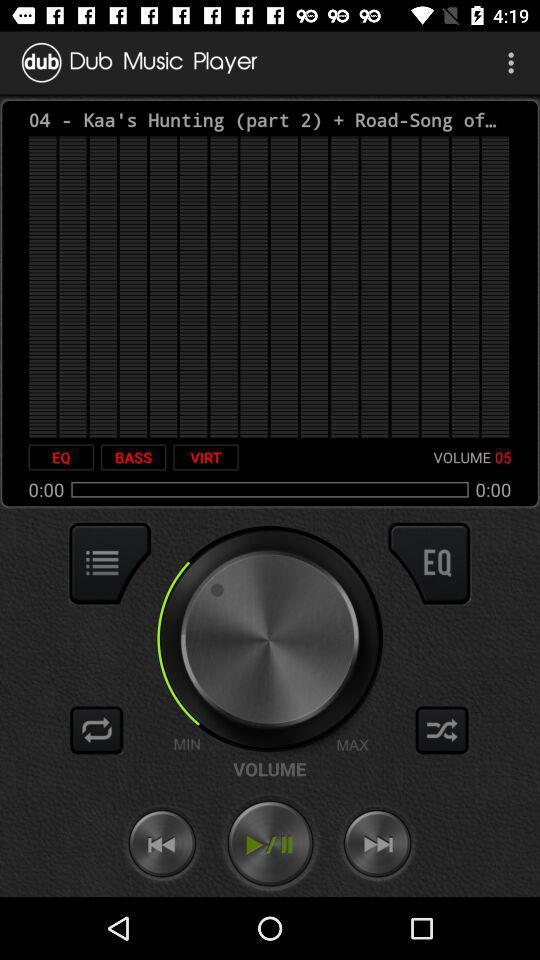 This screenshot has height=960, width=540. I want to click on item next to the  virt, so click(133, 457).